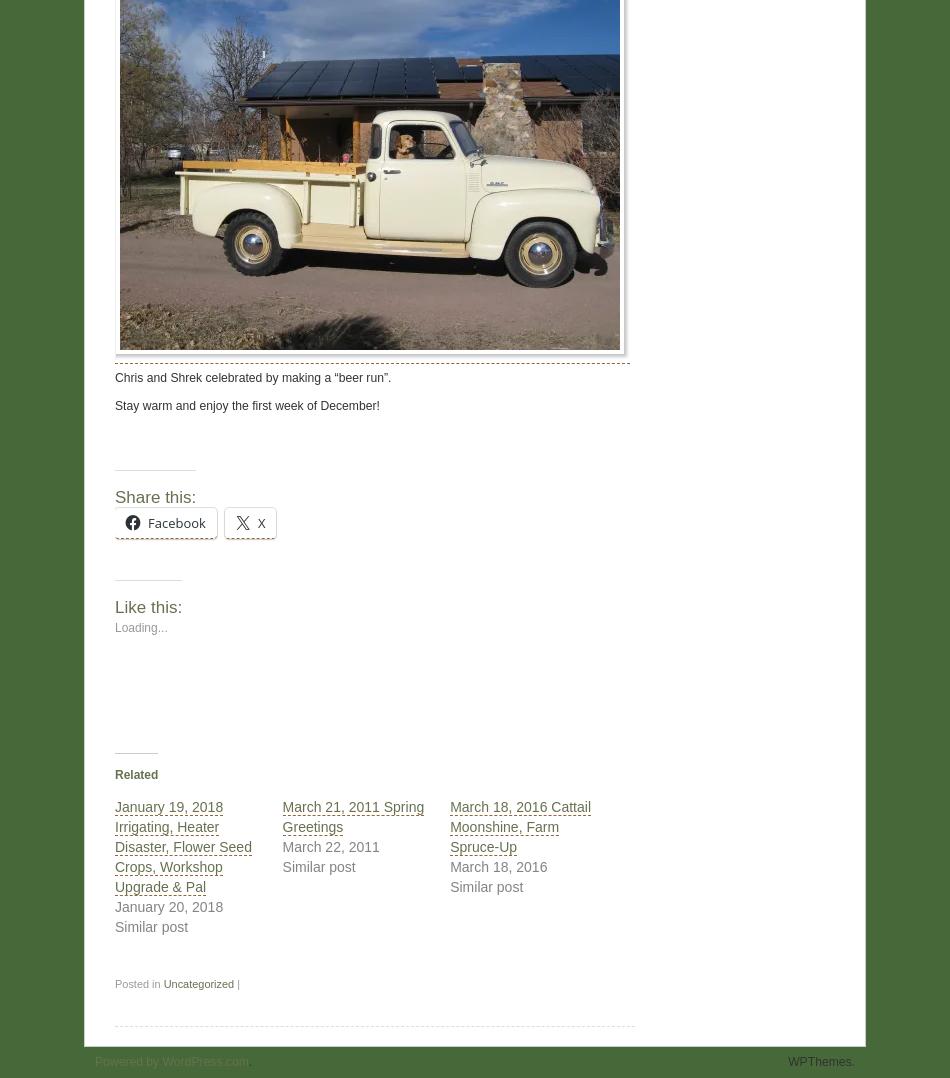 The height and width of the screenshot is (1078, 950). I want to click on 'Share this:', so click(155, 495).